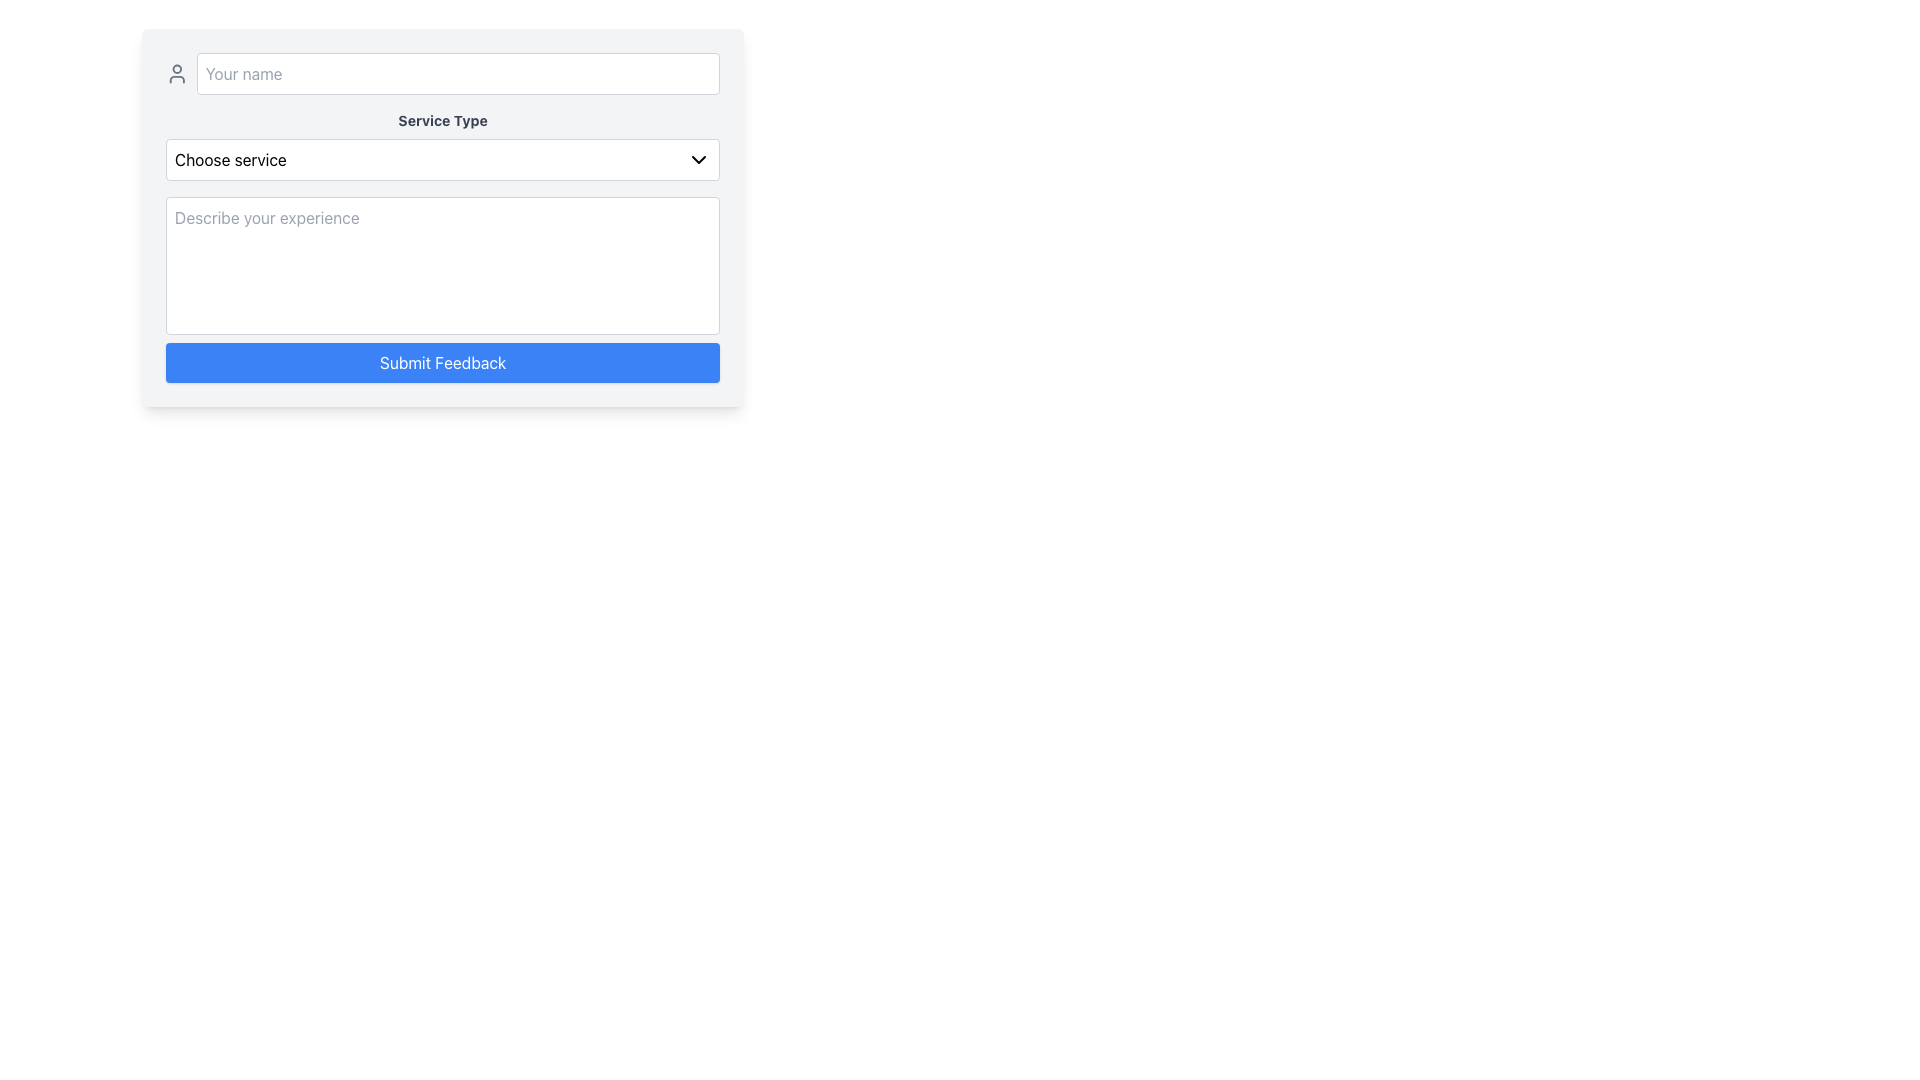 This screenshot has width=1920, height=1080. I want to click on the decorative icon that symbolizes the function of the associated input field for entering a user's name, located to the left of the 'Your name' text input field in the top section of the form interface, so click(177, 72).